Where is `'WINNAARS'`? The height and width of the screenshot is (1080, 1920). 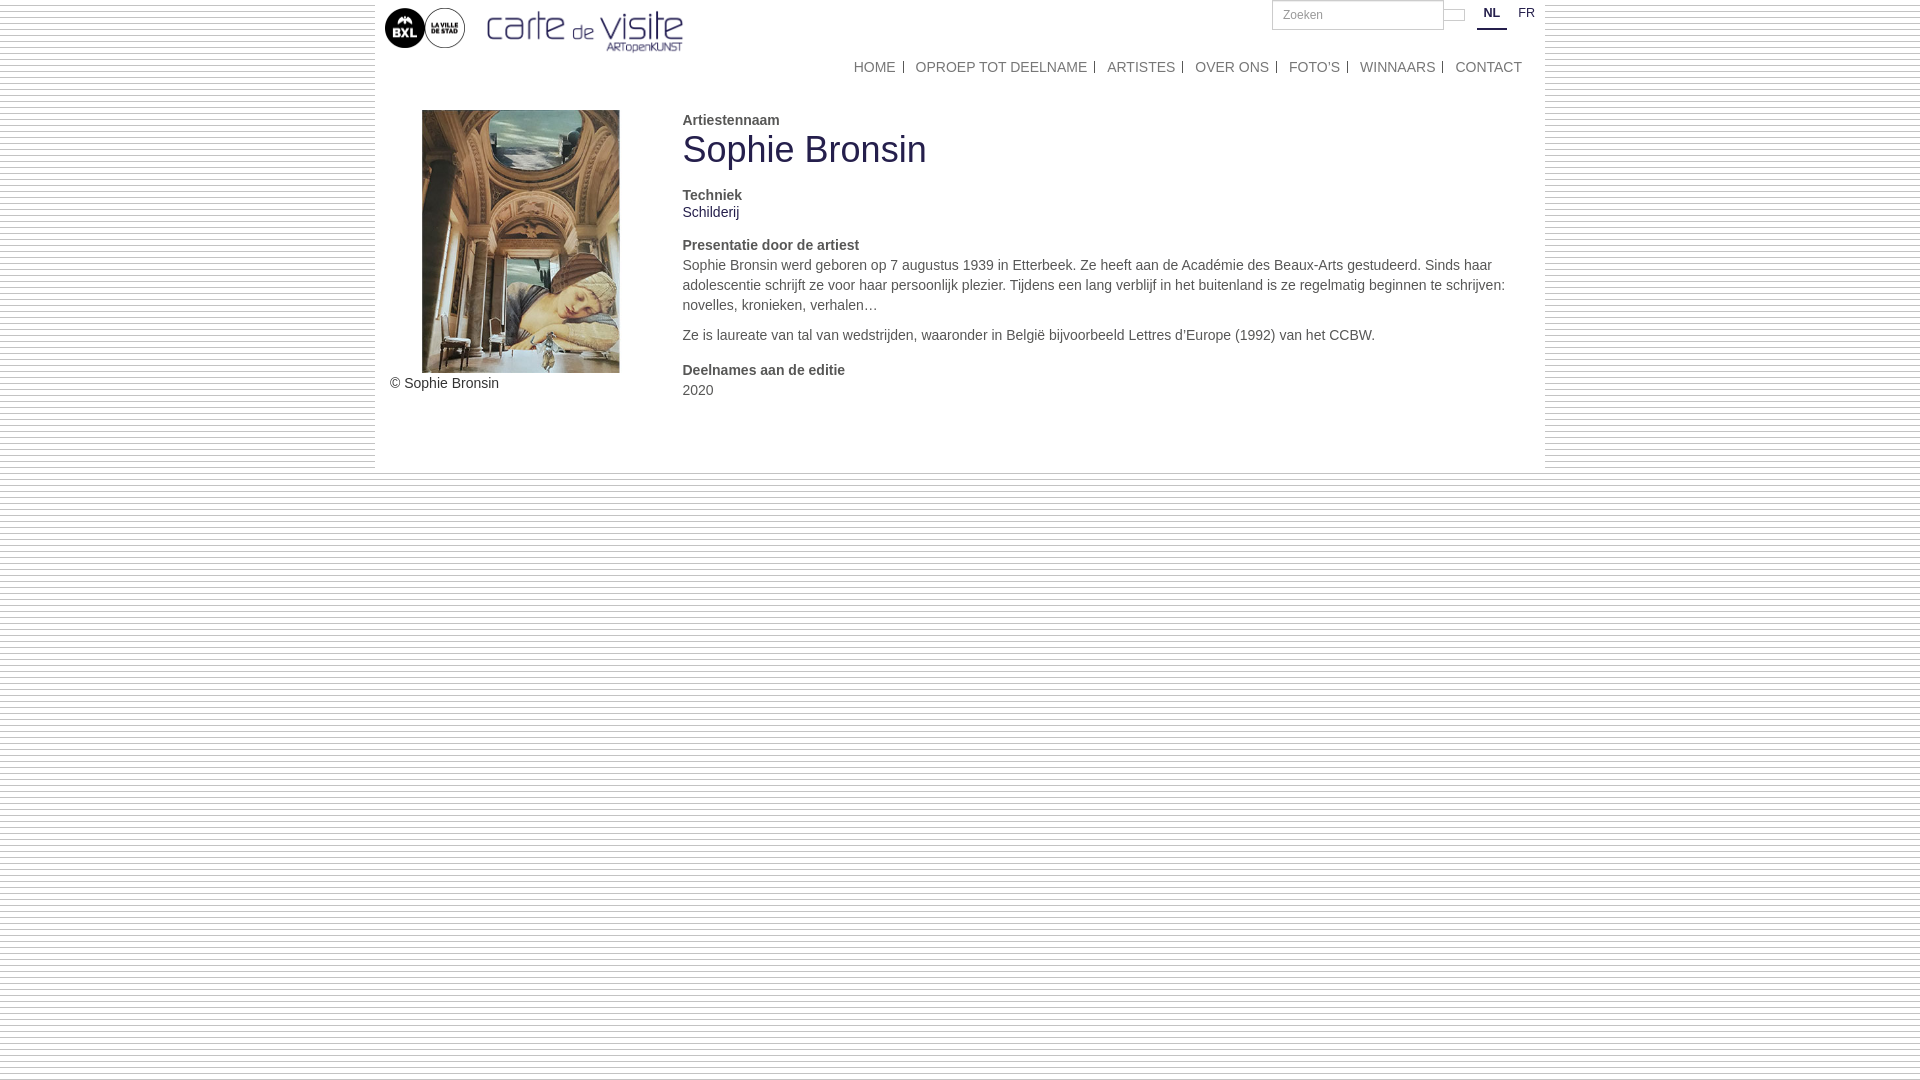 'WINNAARS' is located at coordinates (1396, 65).